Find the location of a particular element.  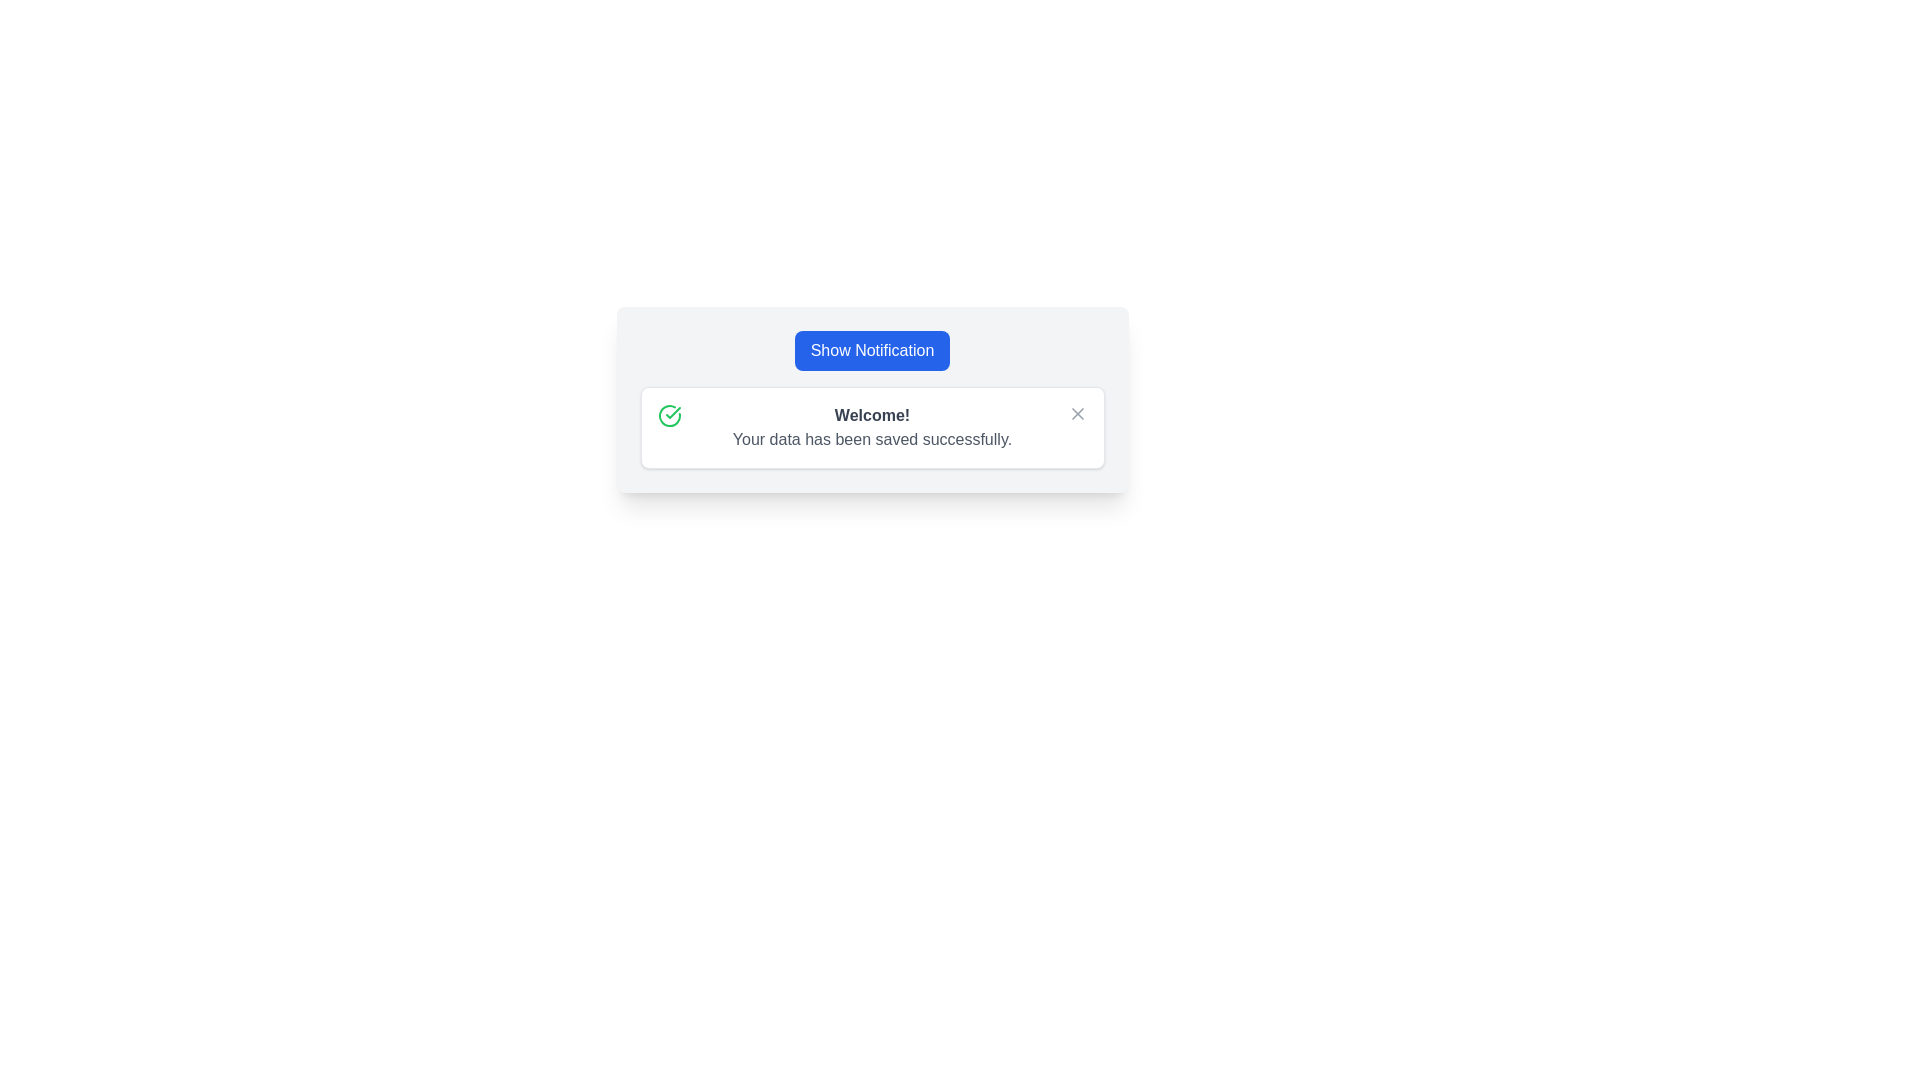

the green circular success icon with a checkmark located to the left of the 'Welcome!' text in the notification panel is located at coordinates (669, 415).